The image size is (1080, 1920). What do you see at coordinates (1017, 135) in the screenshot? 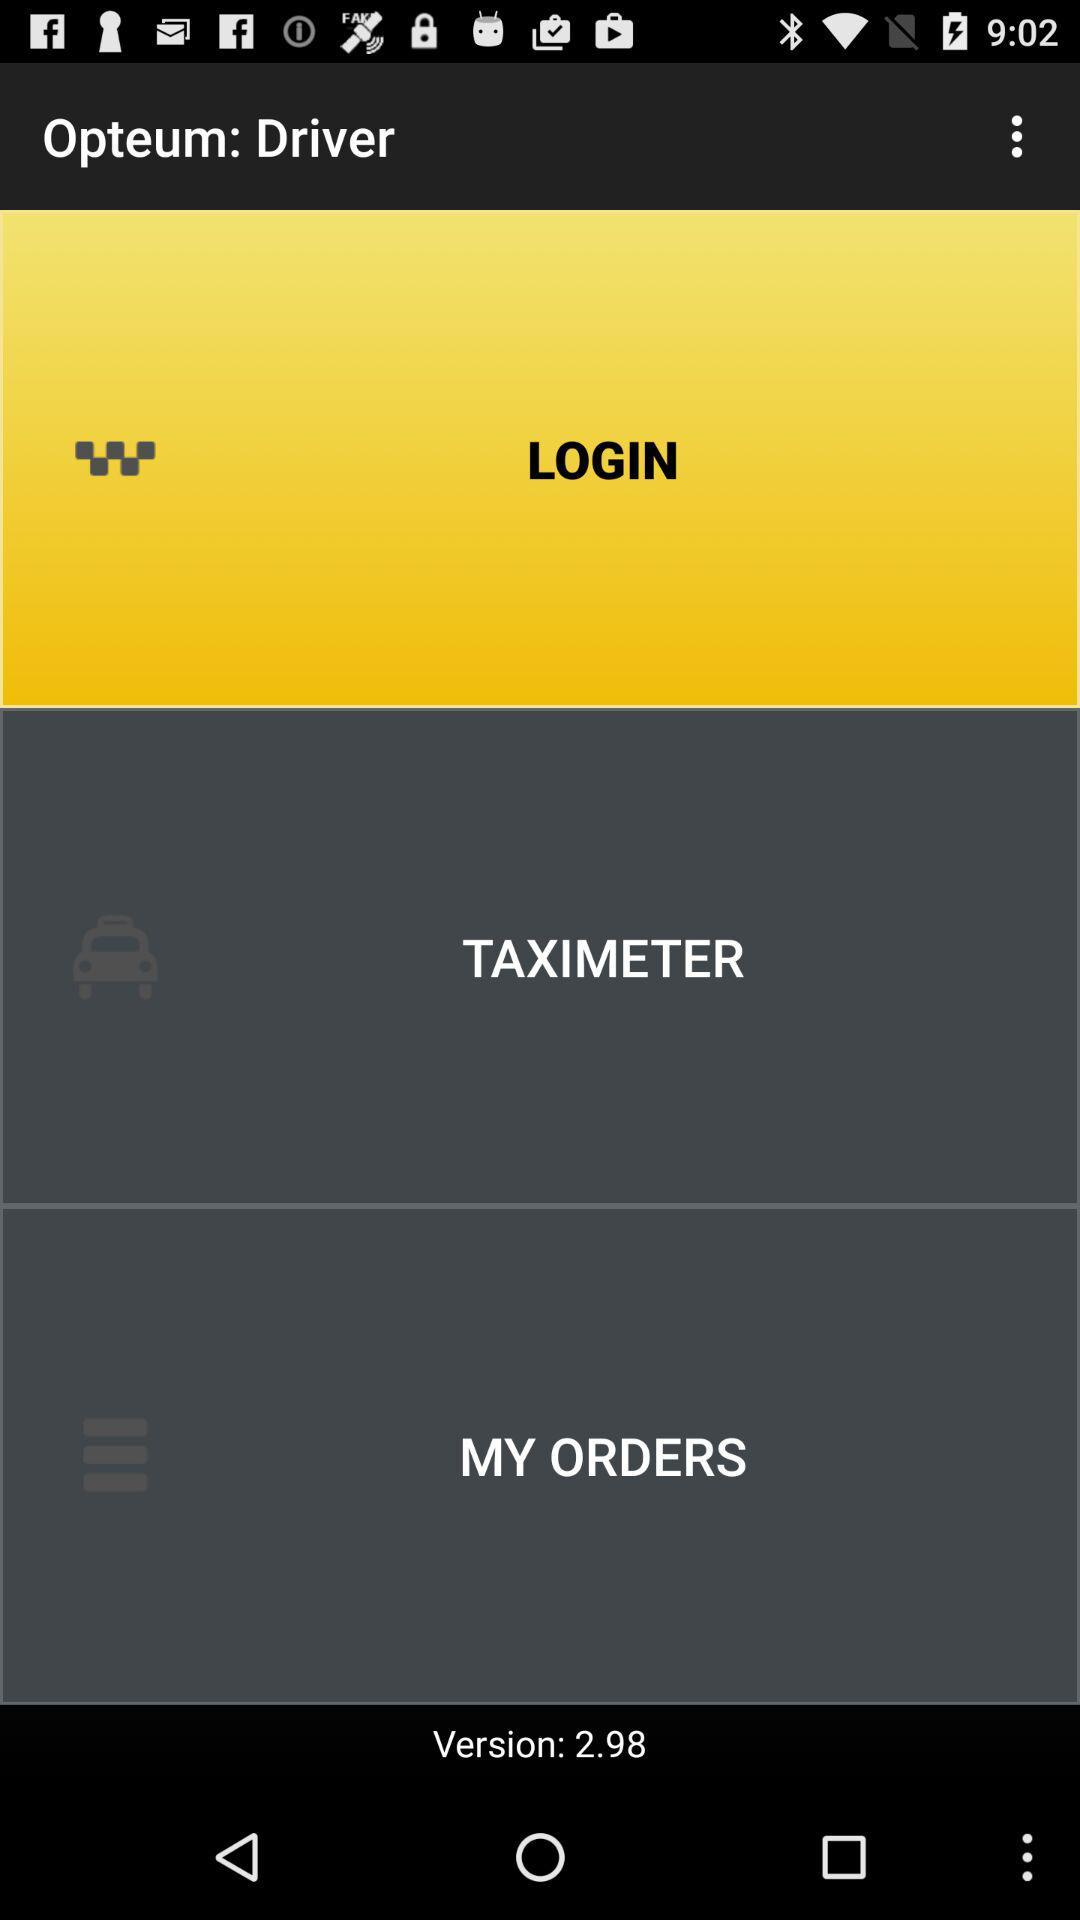
I see `item above the login icon` at bounding box center [1017, 135].